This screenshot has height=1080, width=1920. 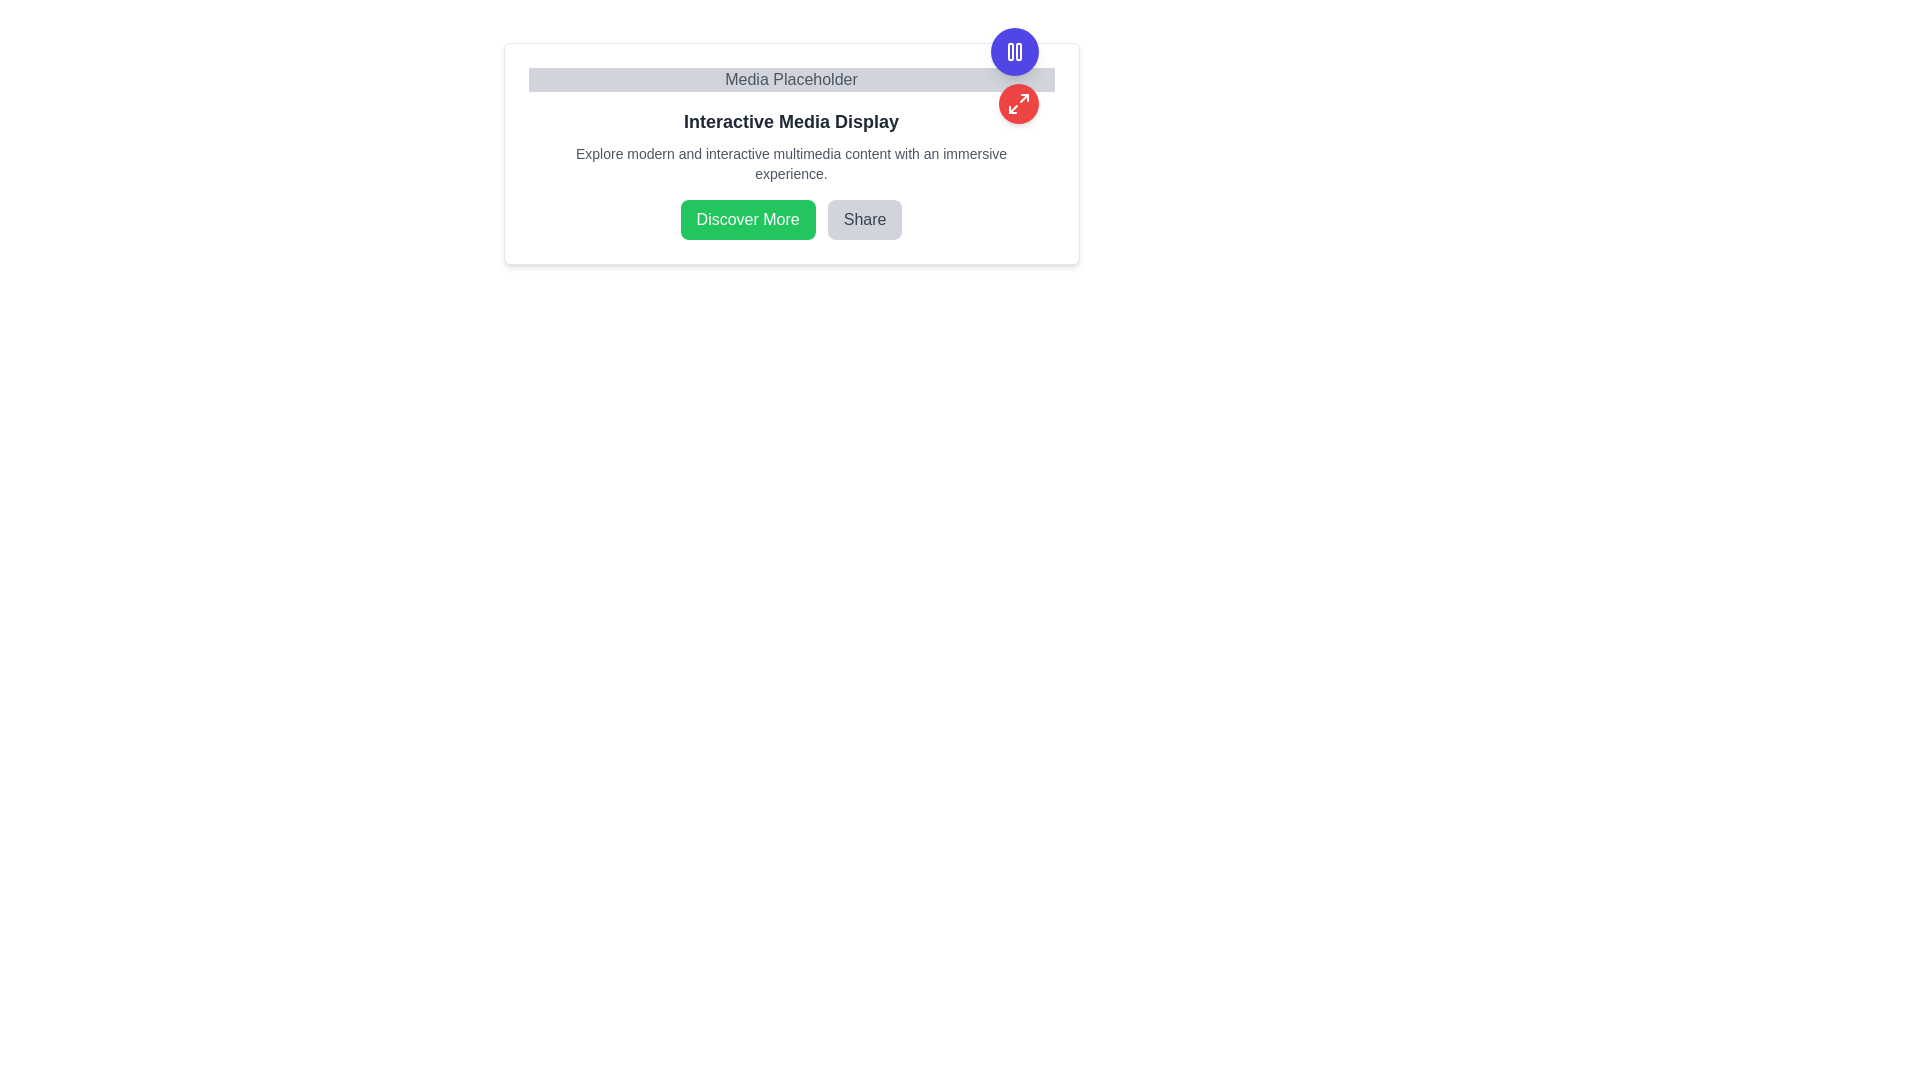 I want to click on the pause media playback icon located in the bottom-right corner circular button of the interface, so click(x=1014, y=50).